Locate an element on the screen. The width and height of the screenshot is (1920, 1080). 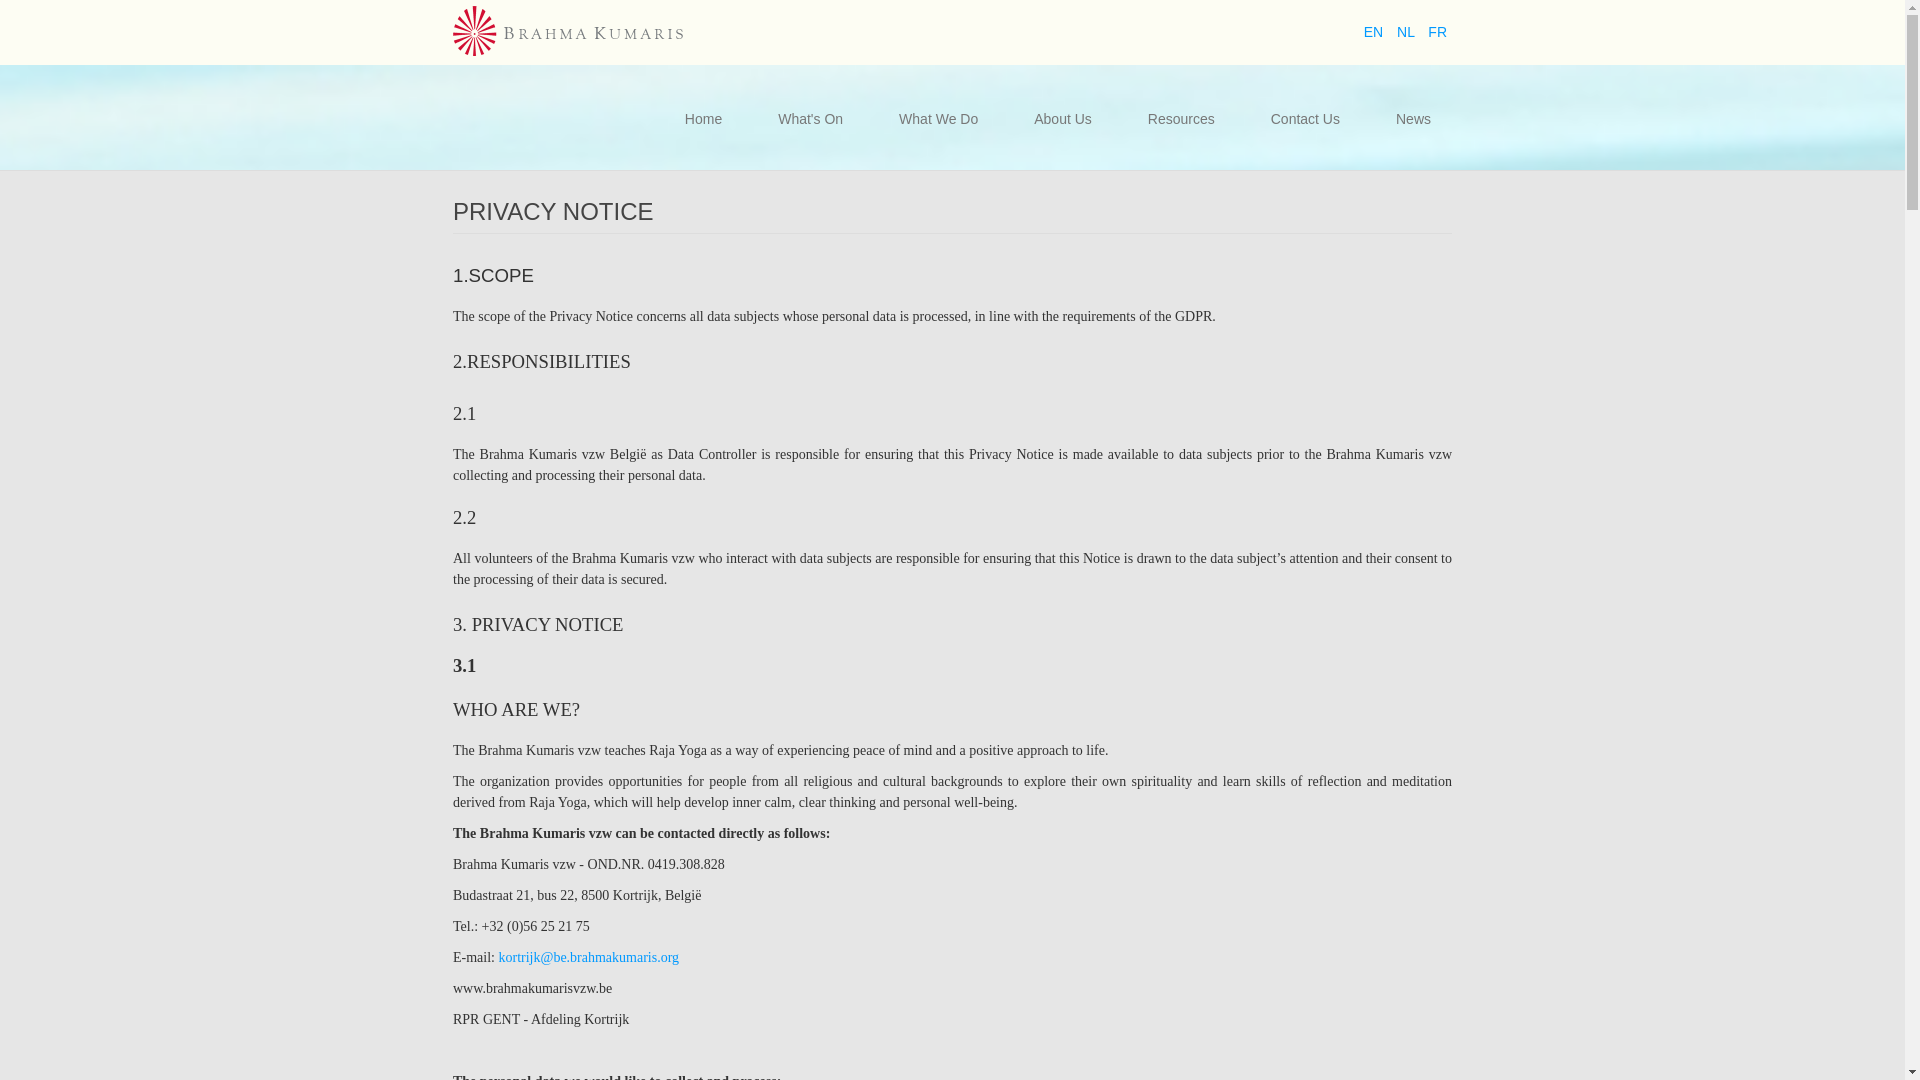
'Home' is located at coordinates (703, 119).